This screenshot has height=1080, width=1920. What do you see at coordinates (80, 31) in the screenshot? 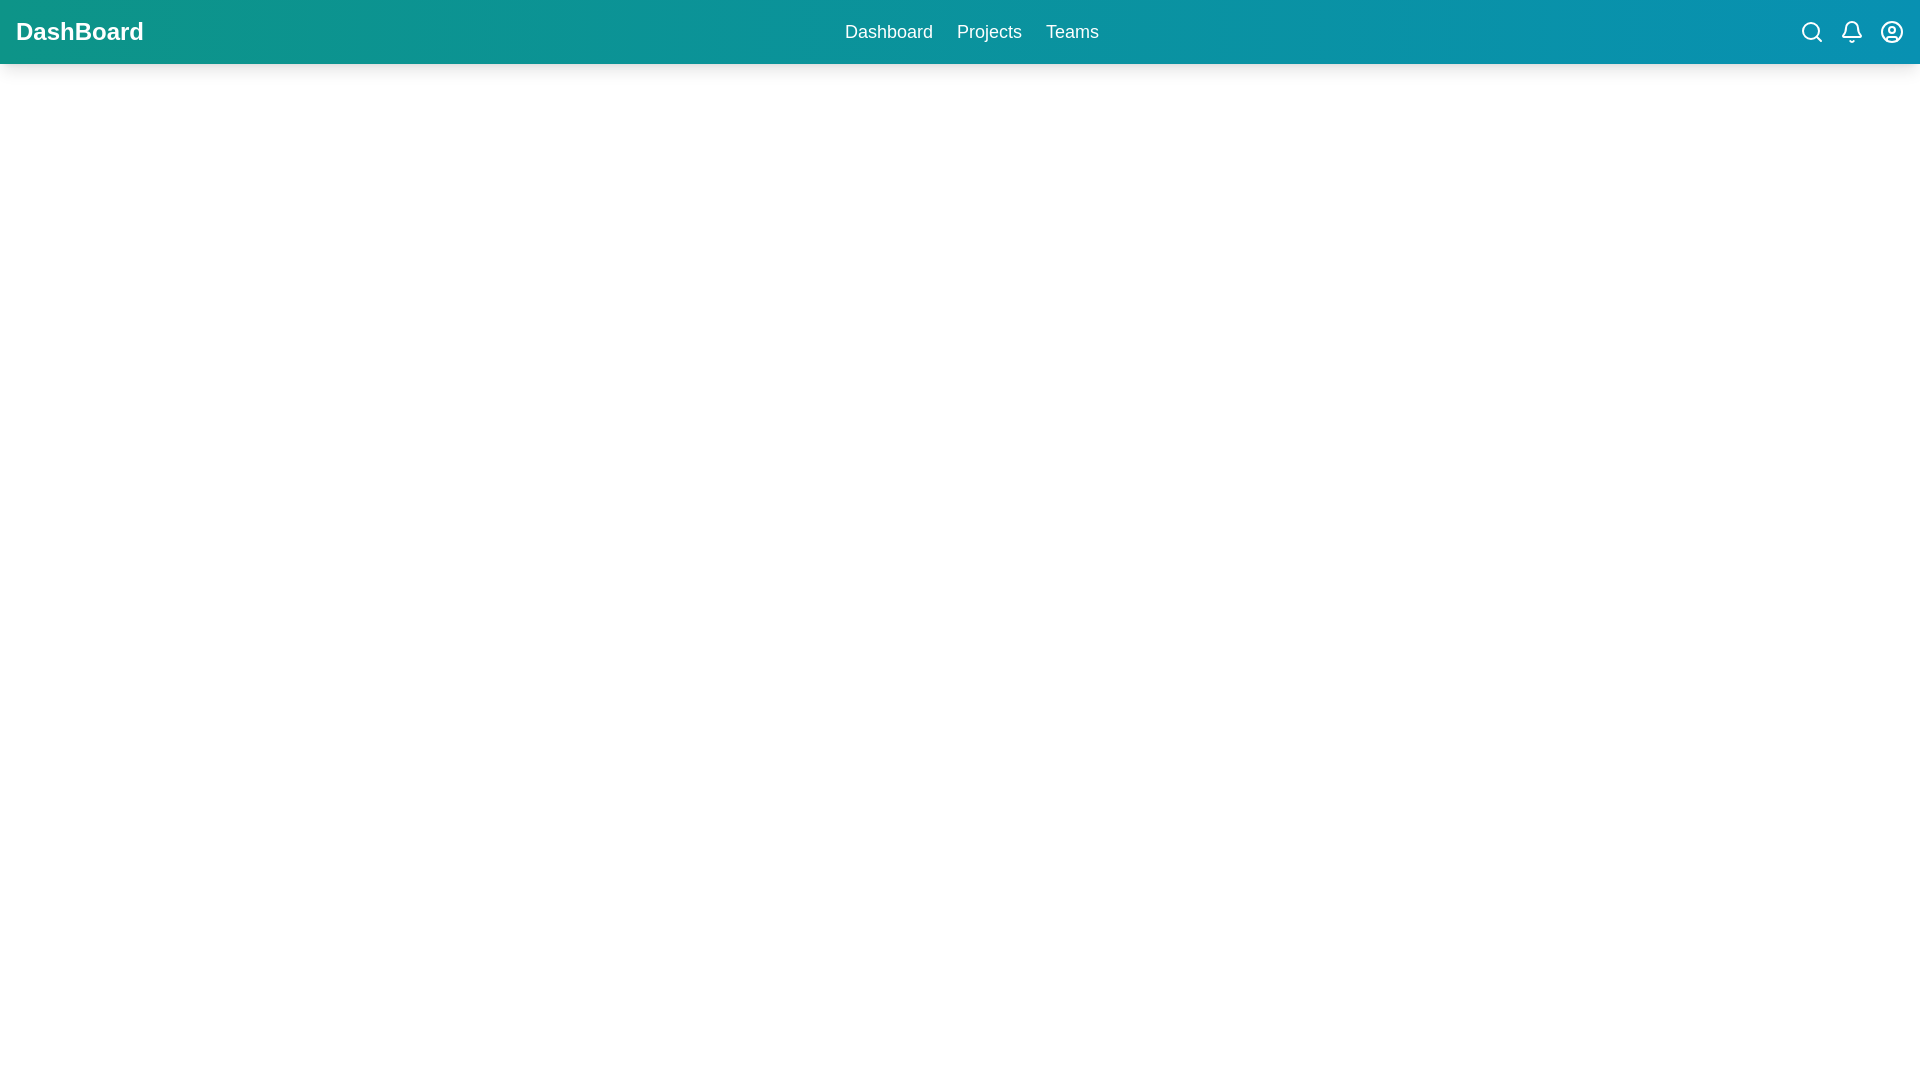
I see `the static text label displaying 'DashBoard' which is styled in bold white font against a teal background, located at the leftmost part of the top navigation bar` at bounding box center [80, 31].